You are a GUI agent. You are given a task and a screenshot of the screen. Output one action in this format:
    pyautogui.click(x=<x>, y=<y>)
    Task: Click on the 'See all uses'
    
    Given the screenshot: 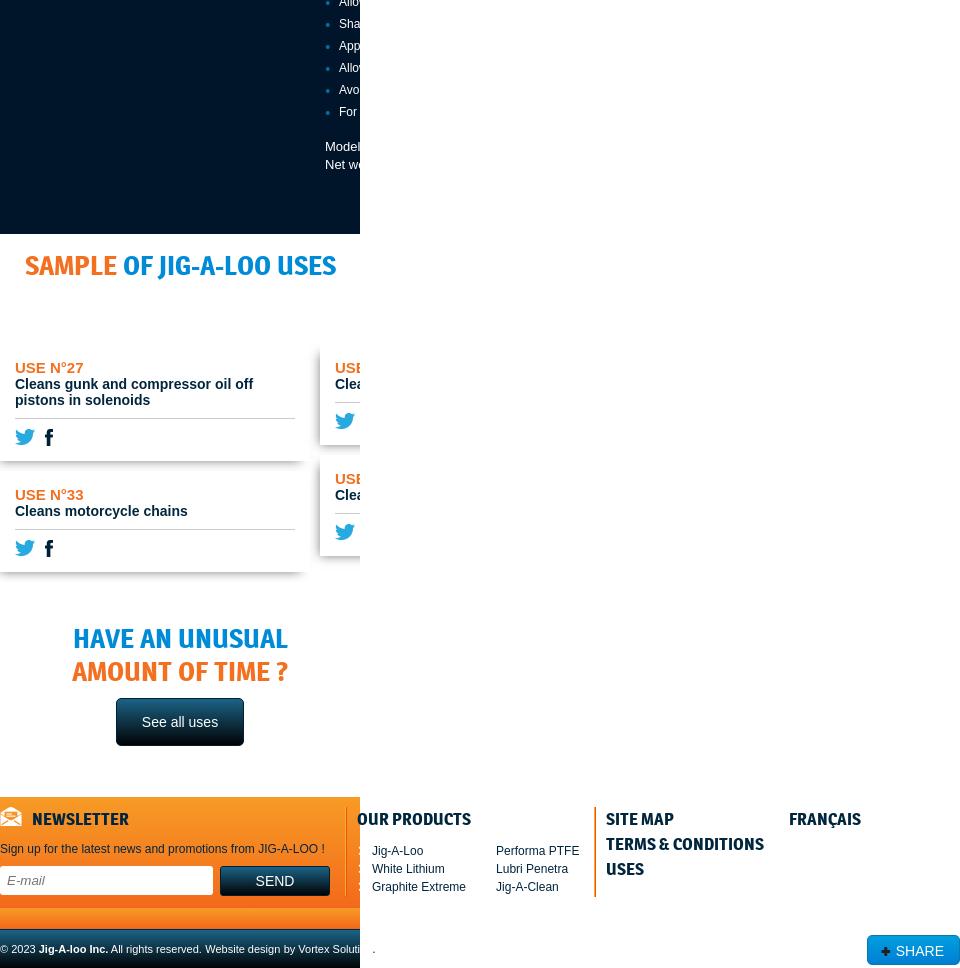 What is the action you would take?
    pyautogui.click(x=178, y=721)
    